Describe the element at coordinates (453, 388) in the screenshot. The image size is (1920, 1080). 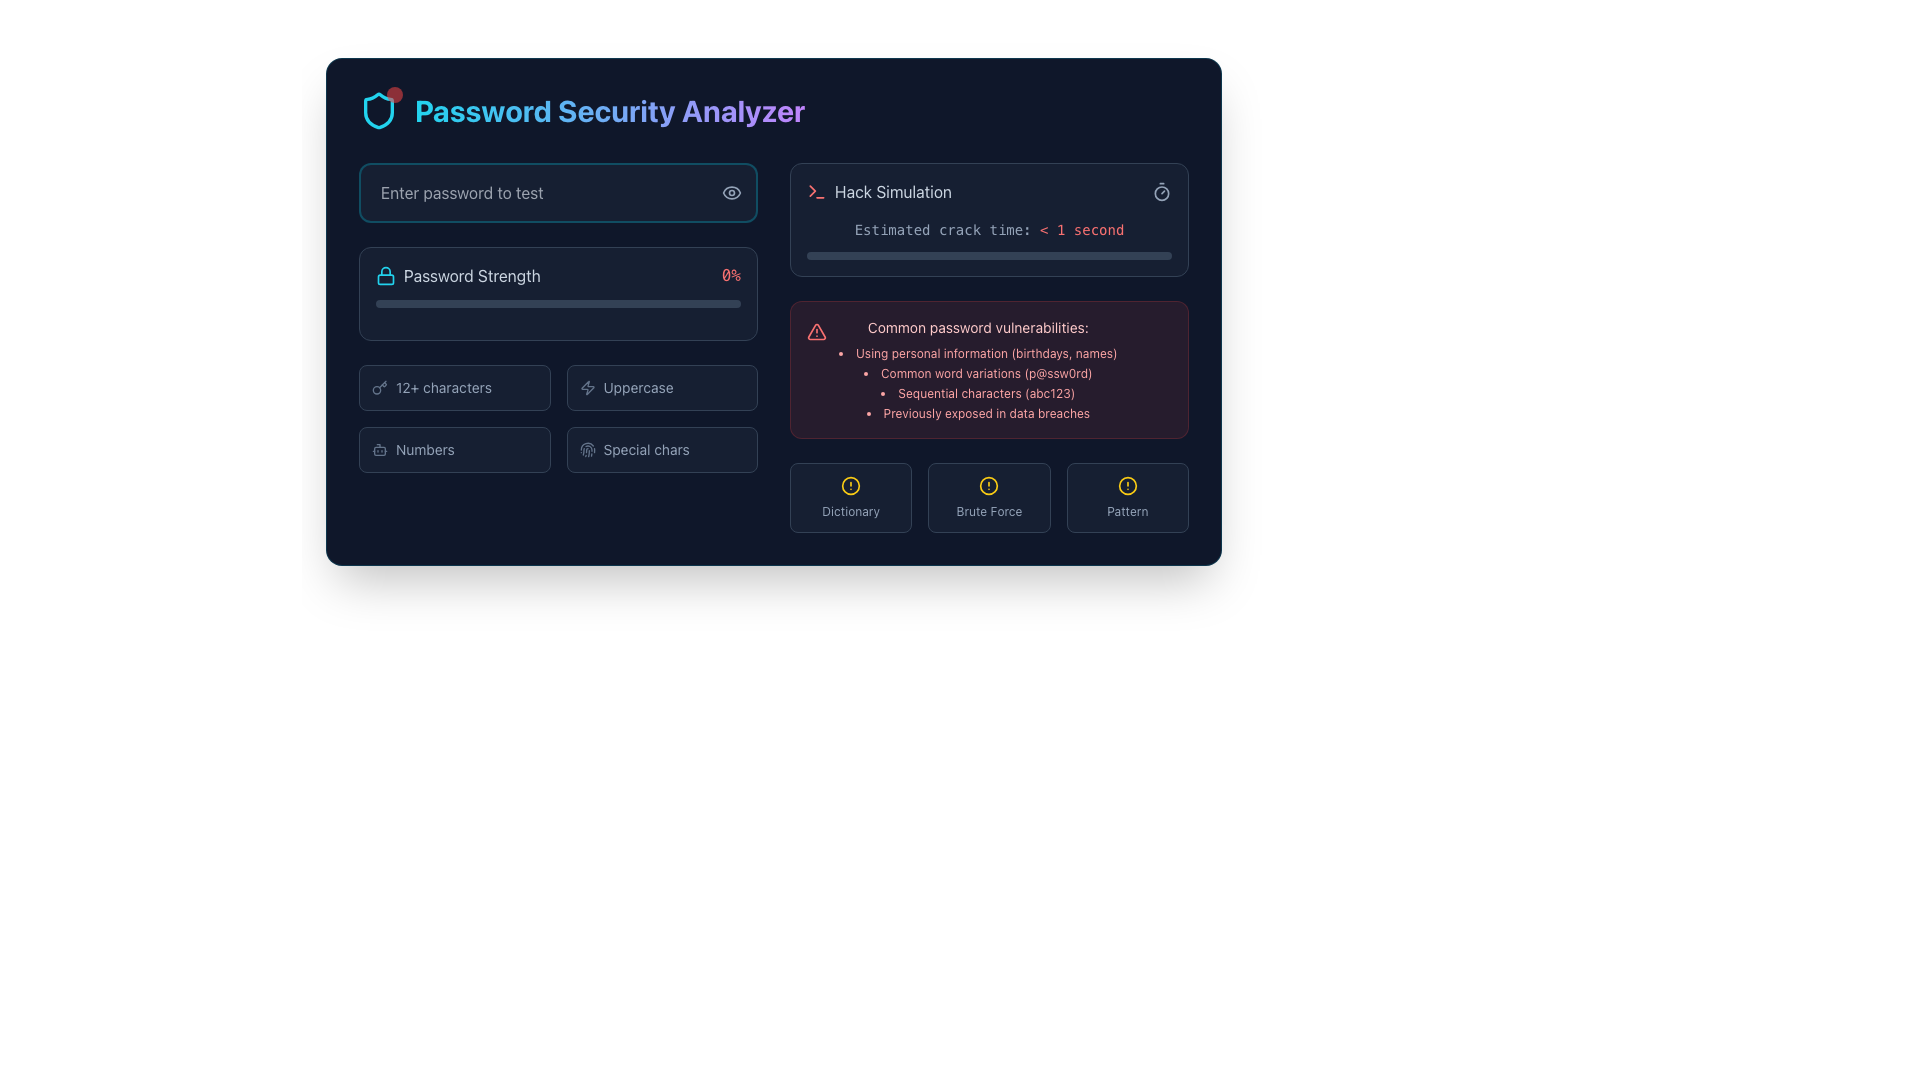
I see `the label reading '12+ characters' which is accompanied by a small key icon, located in the top-left of the password requirements box` at that location.